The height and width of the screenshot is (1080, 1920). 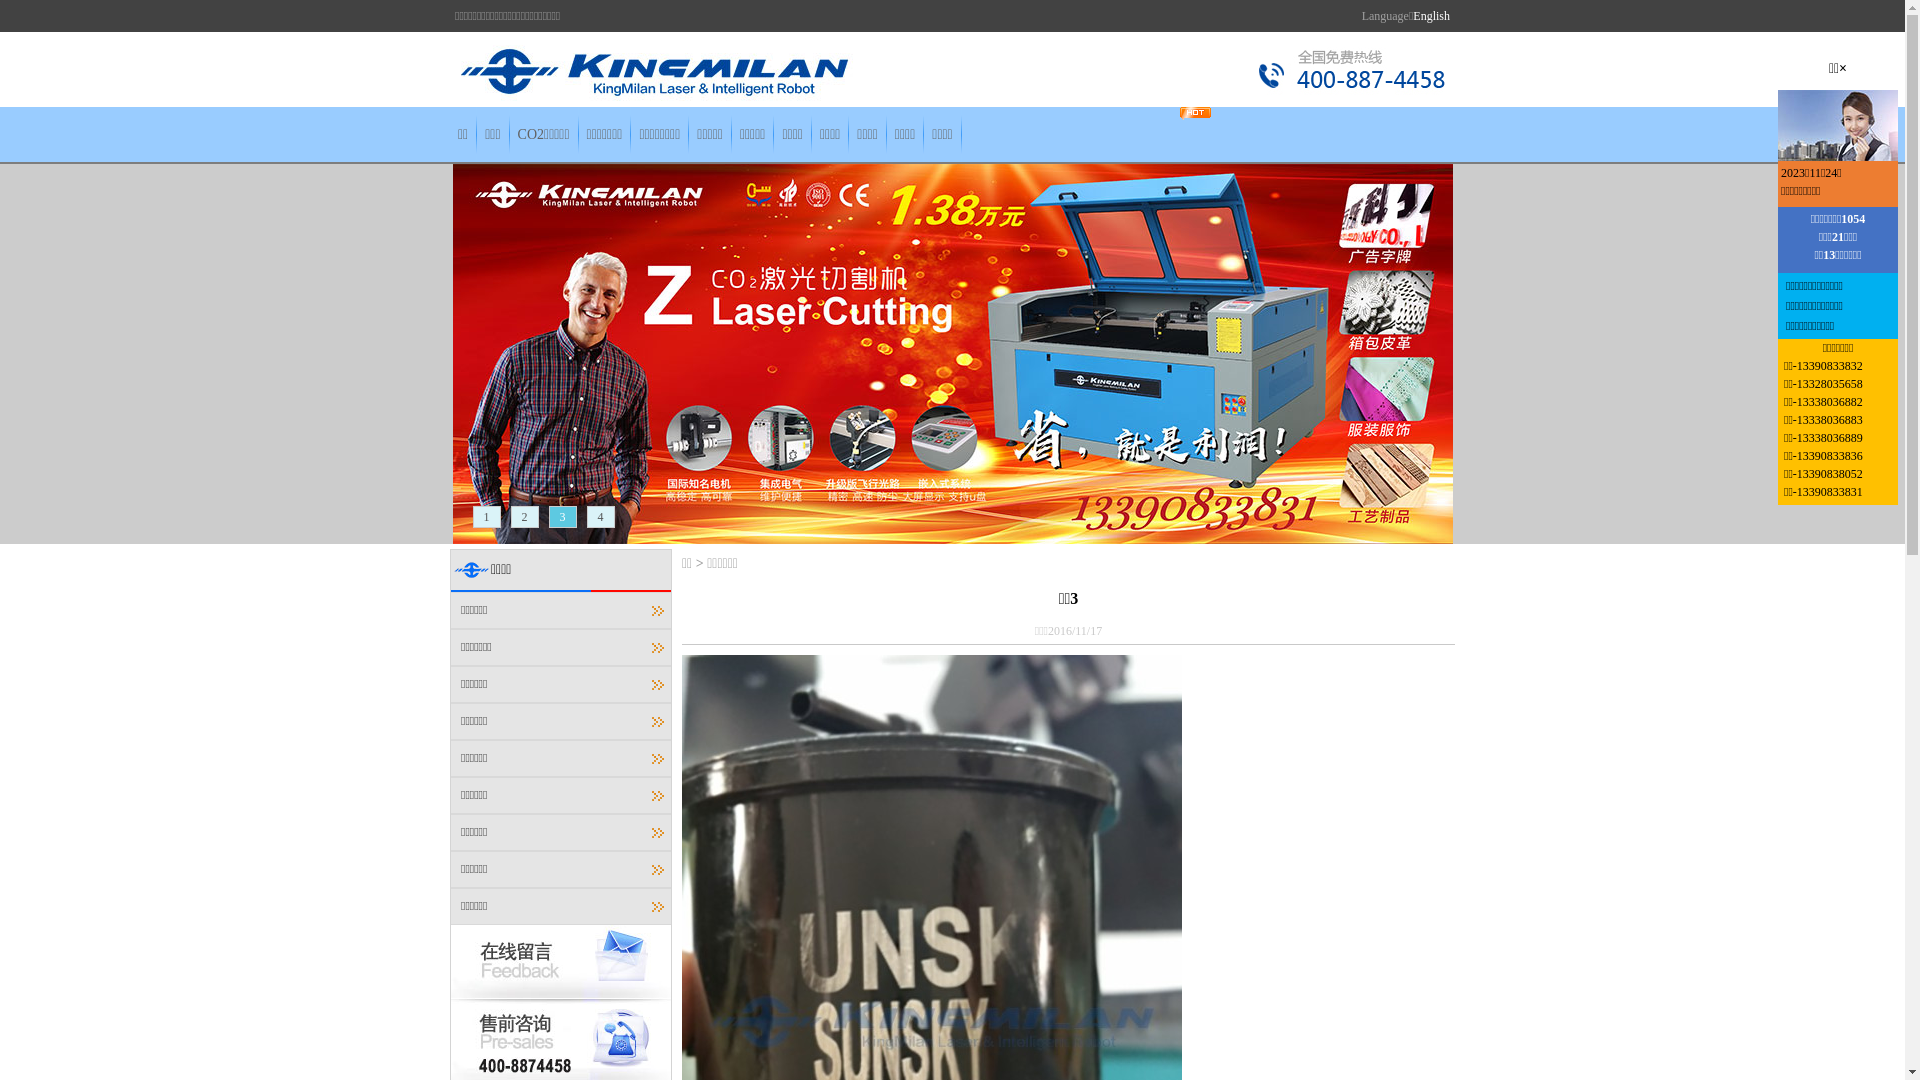 I want to click on '1', so click(x=485, y=515).